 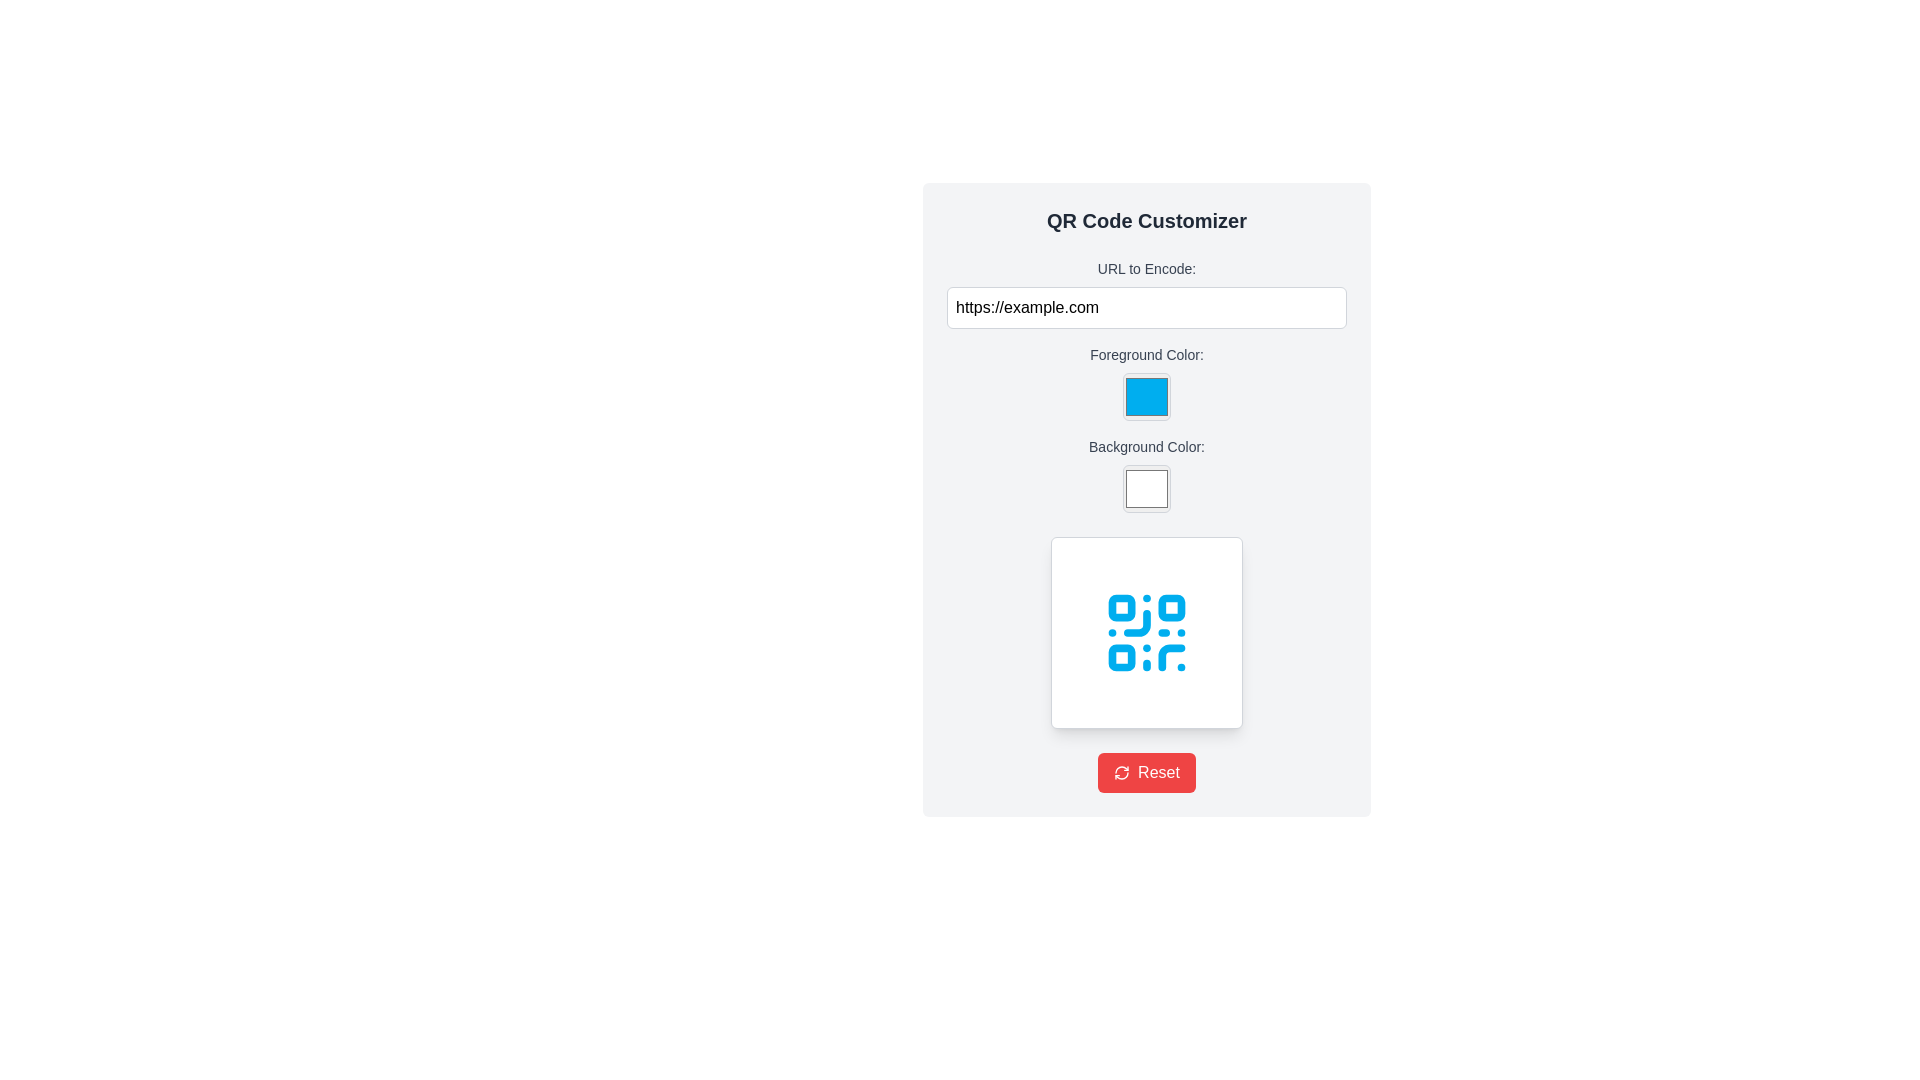 What do you see at coordinates (1122, 657) in the screenshot?
I see `the decorative rectangle element located in the bottom-left corner of the QR code graphic` at bounding box center [1122, 657].